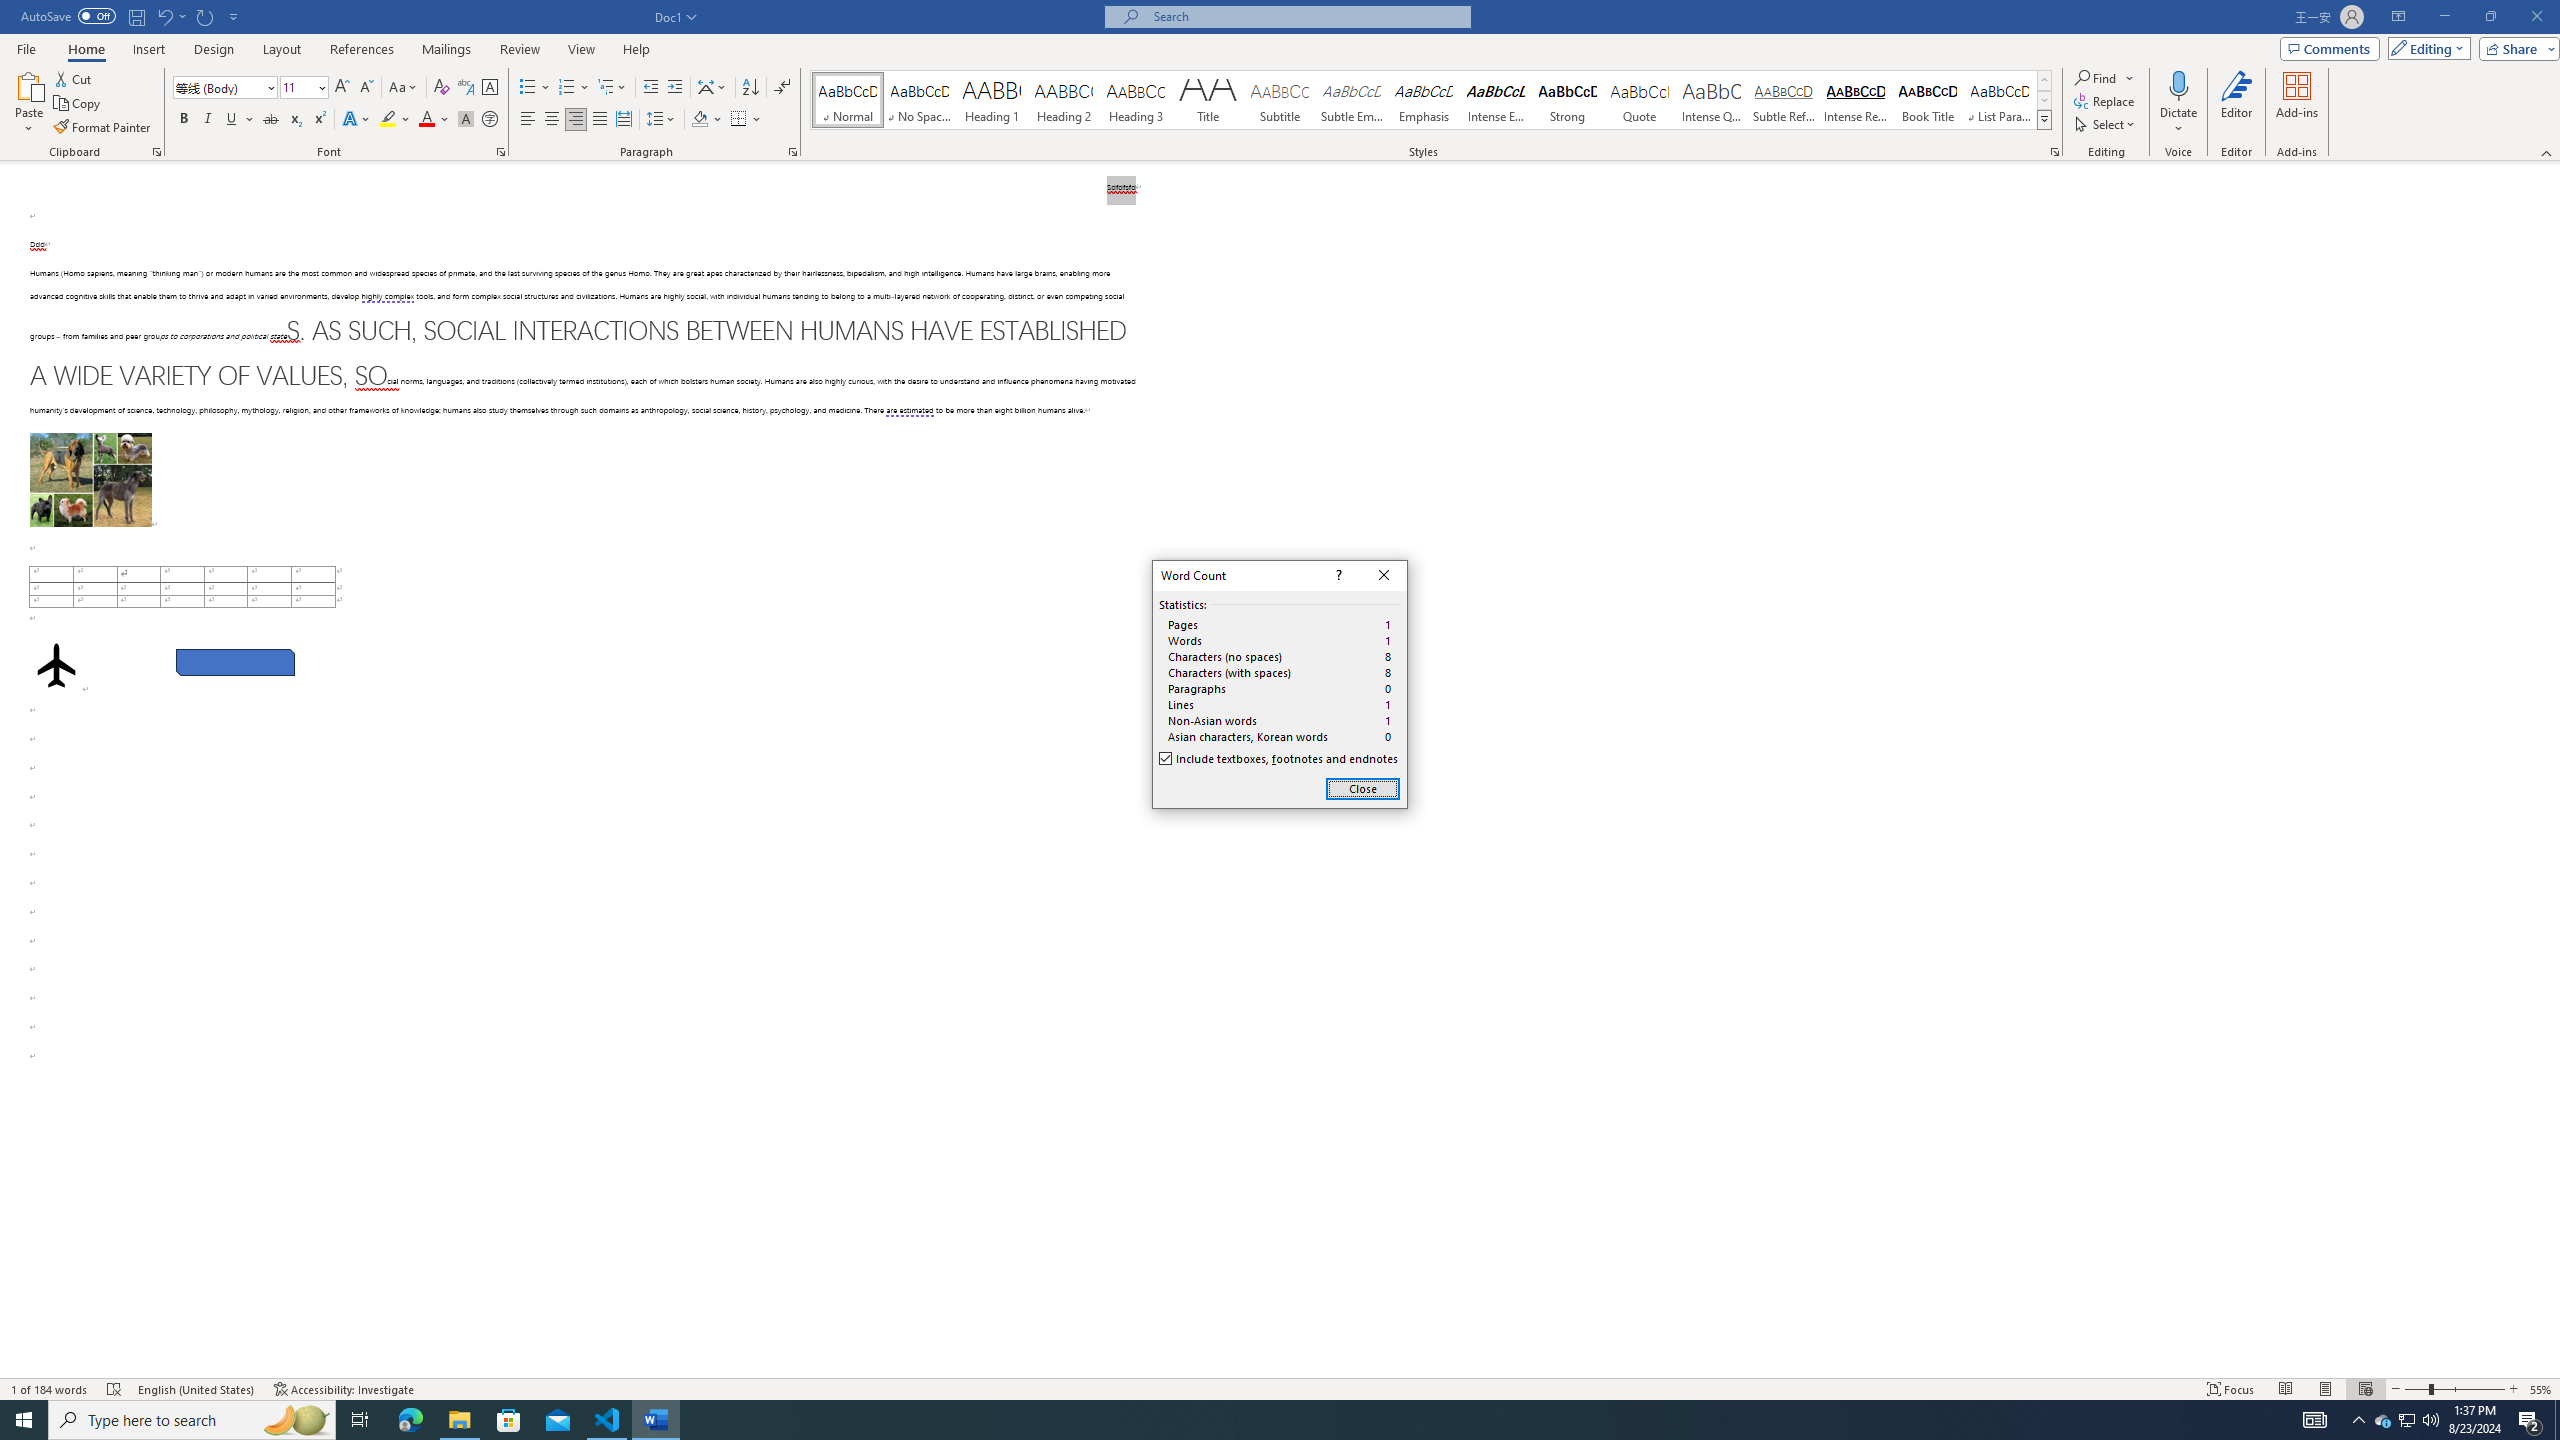 This screenshot has width=2560, height=1440. What do you see at coordinates (2541, 1389) in the screenshot?
I see `'Zoom 55%'` at bounding box center [2541, 1389].